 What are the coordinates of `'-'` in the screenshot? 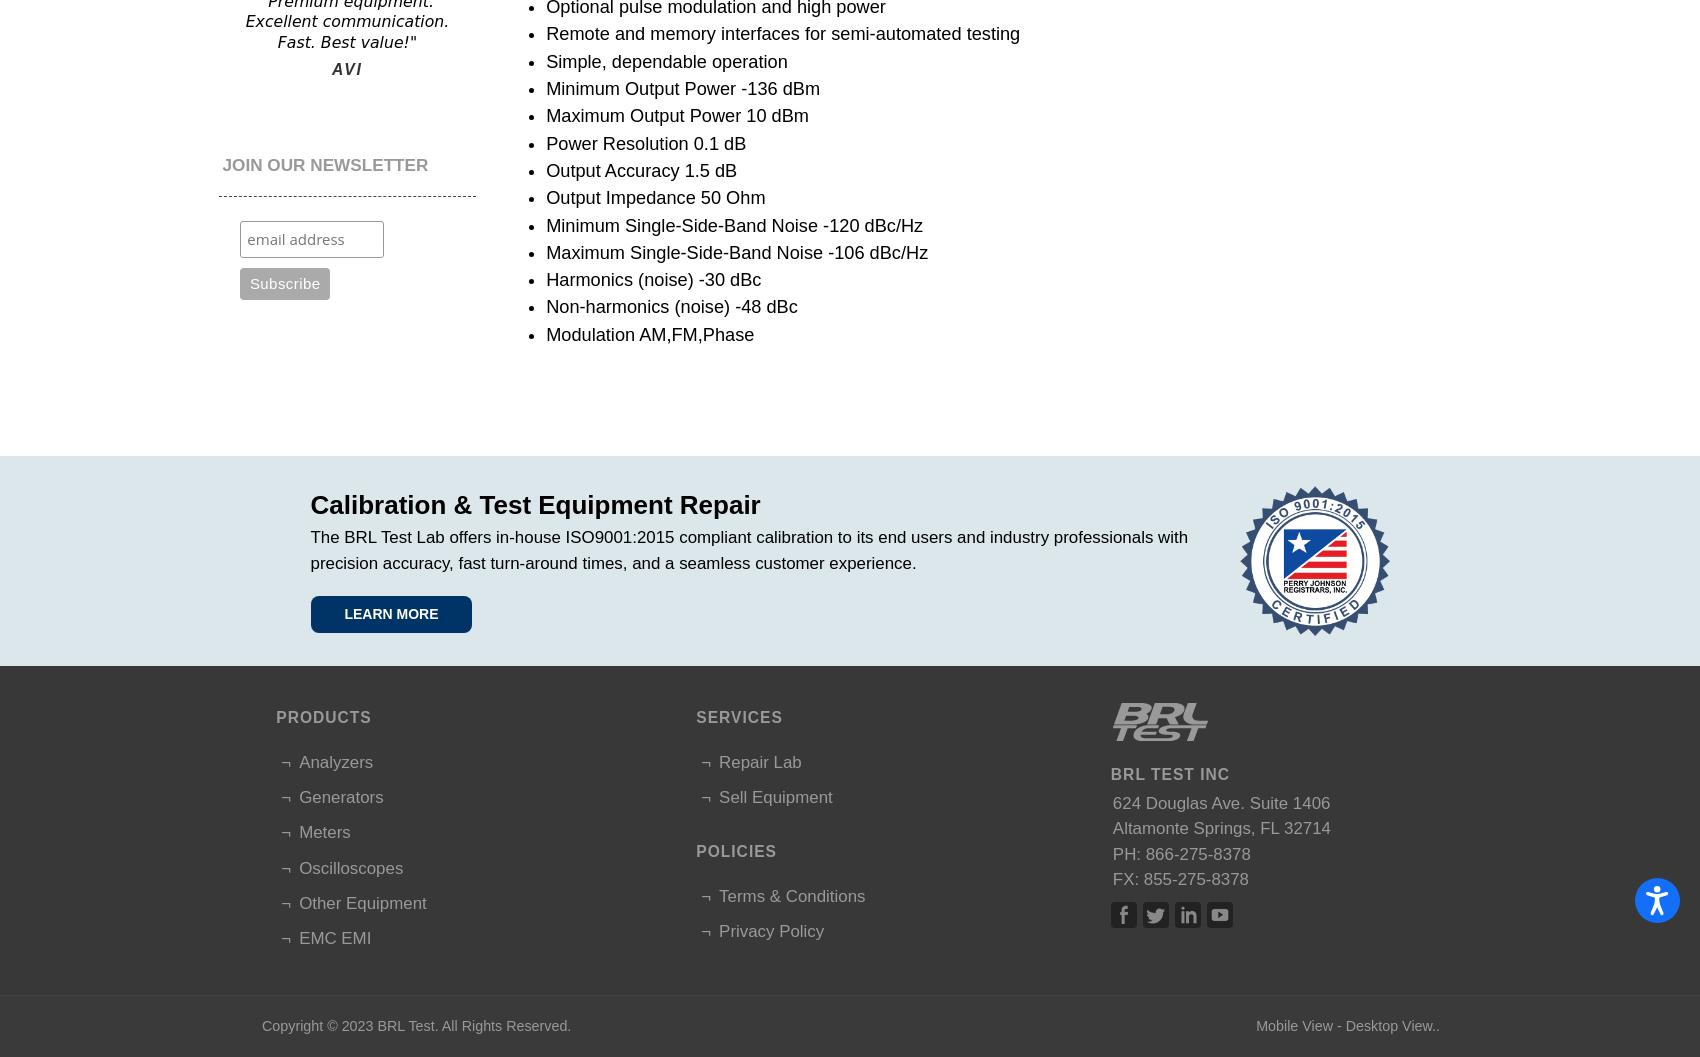 It's located at (1331, 1023).